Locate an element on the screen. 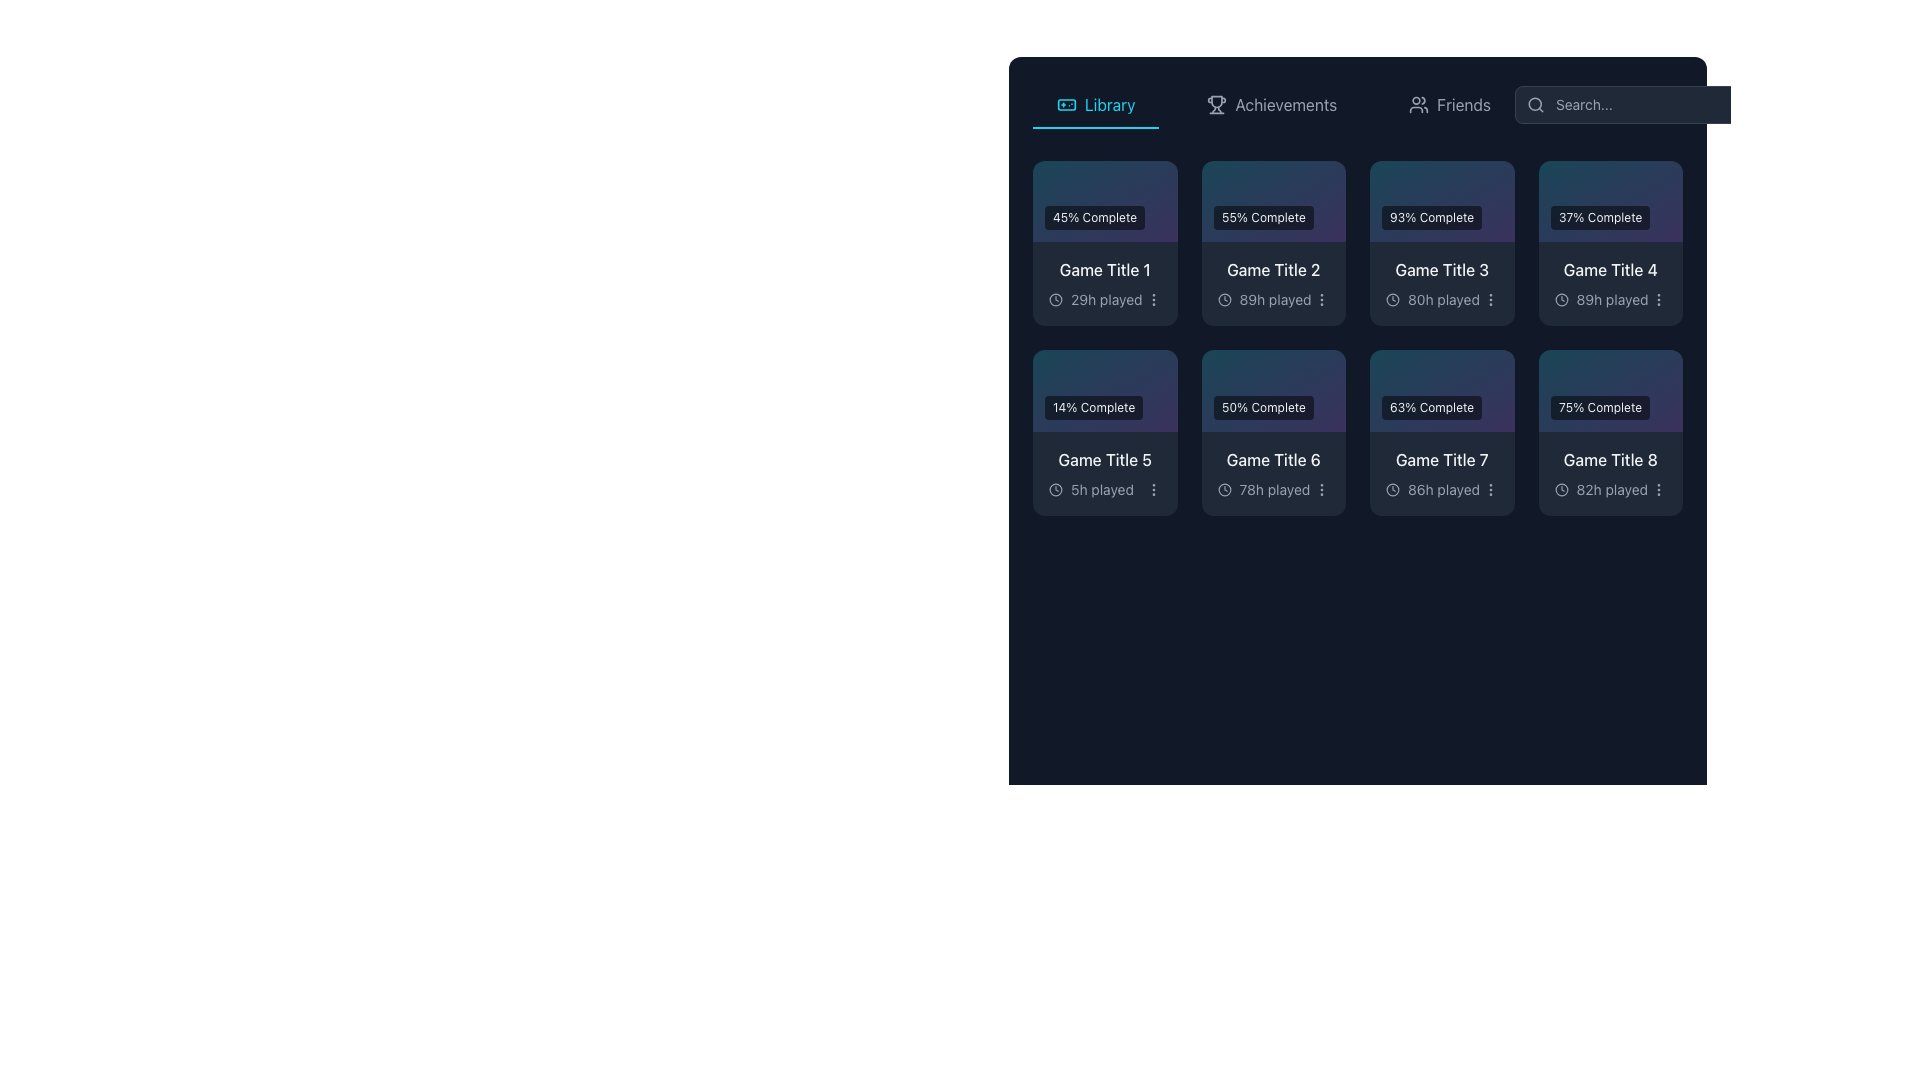 The image size is (1920, 1080). the 'Friends' navigation button located at the rightmost position among three tabs in the top bar is located at coordinates (1450, 104).